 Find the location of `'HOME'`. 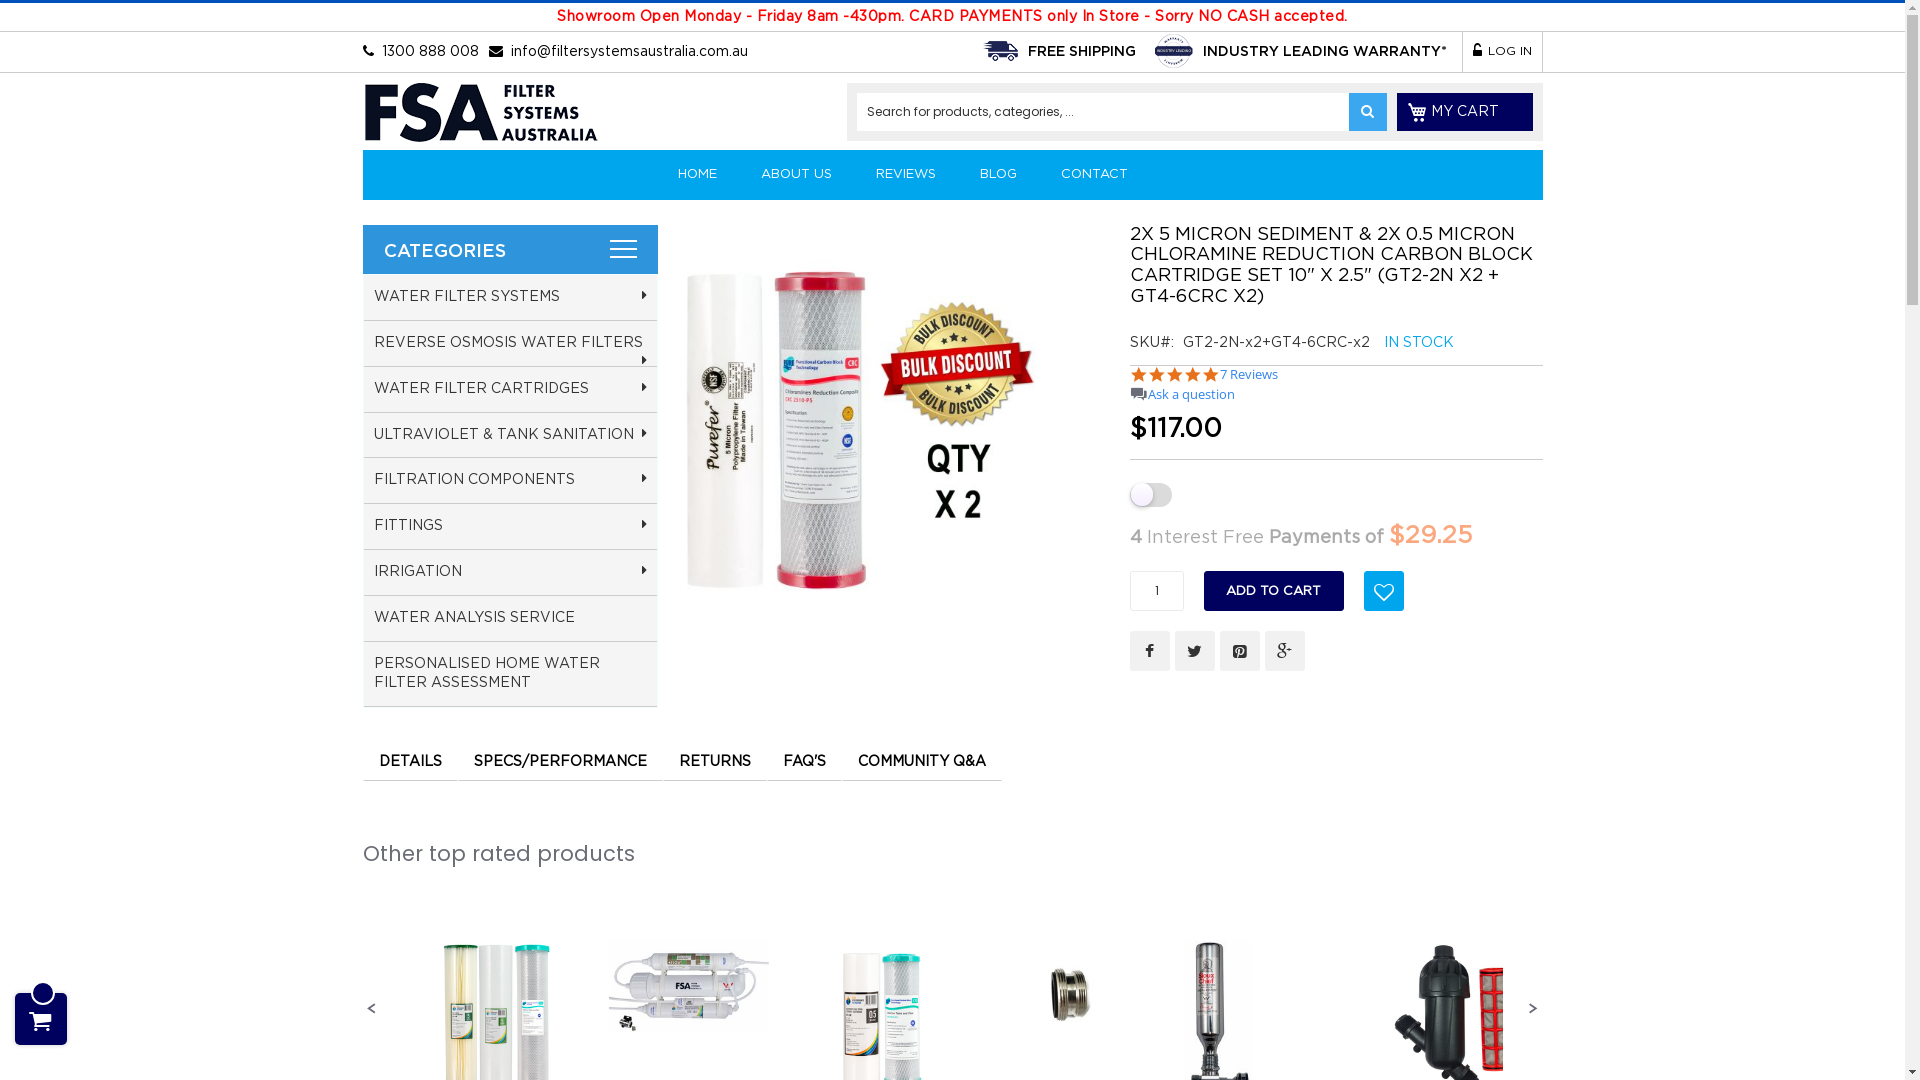

'HOME' is located at coordinates (657, 173).